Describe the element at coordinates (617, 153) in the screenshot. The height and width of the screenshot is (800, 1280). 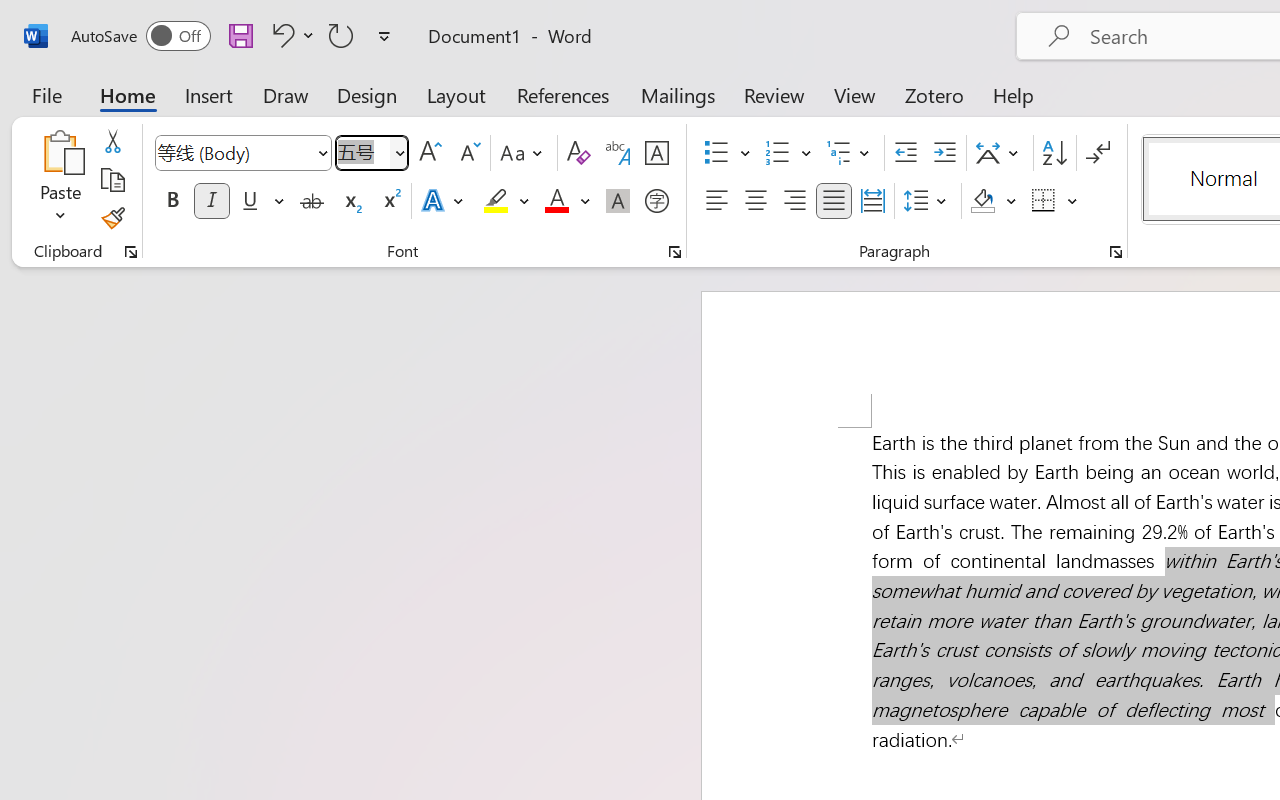
I see `'Phonetic Guide...'` at that location.